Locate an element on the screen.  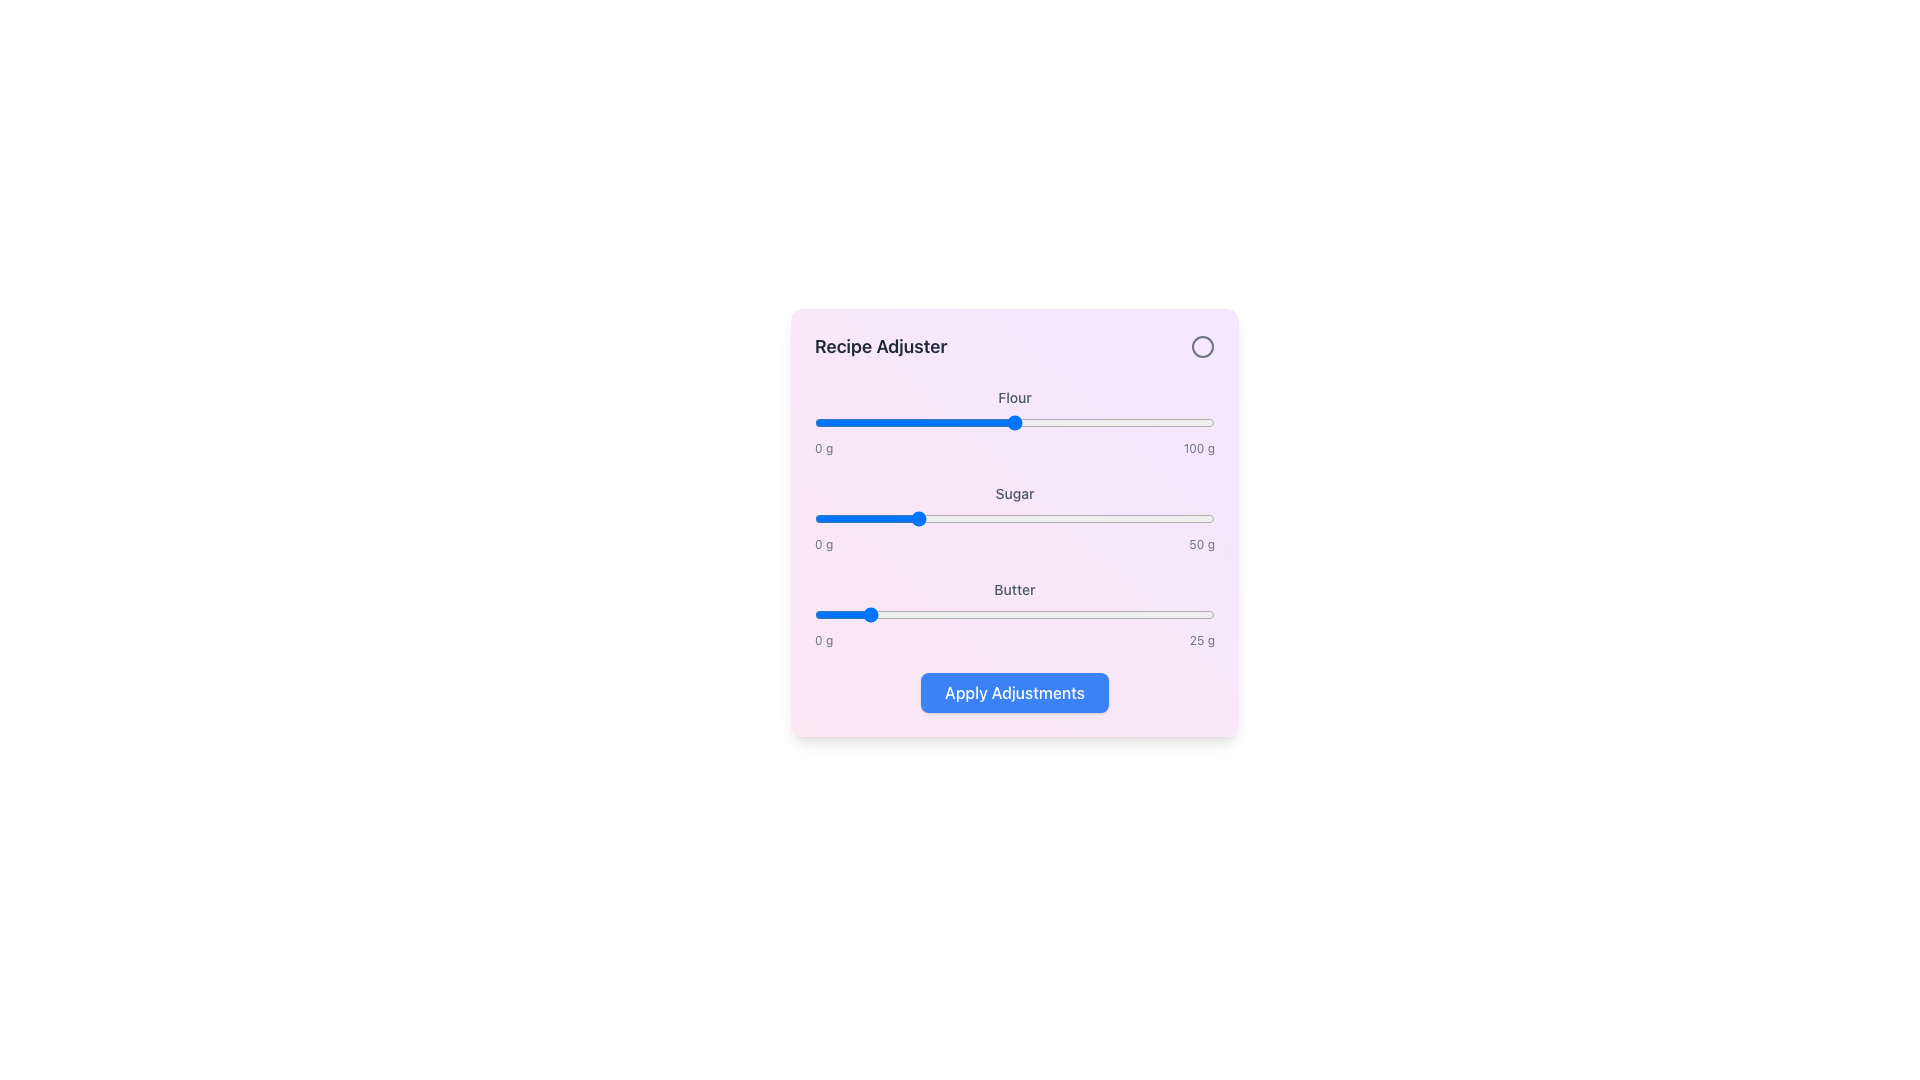
the flour amount is located at coordinates (984, 422).